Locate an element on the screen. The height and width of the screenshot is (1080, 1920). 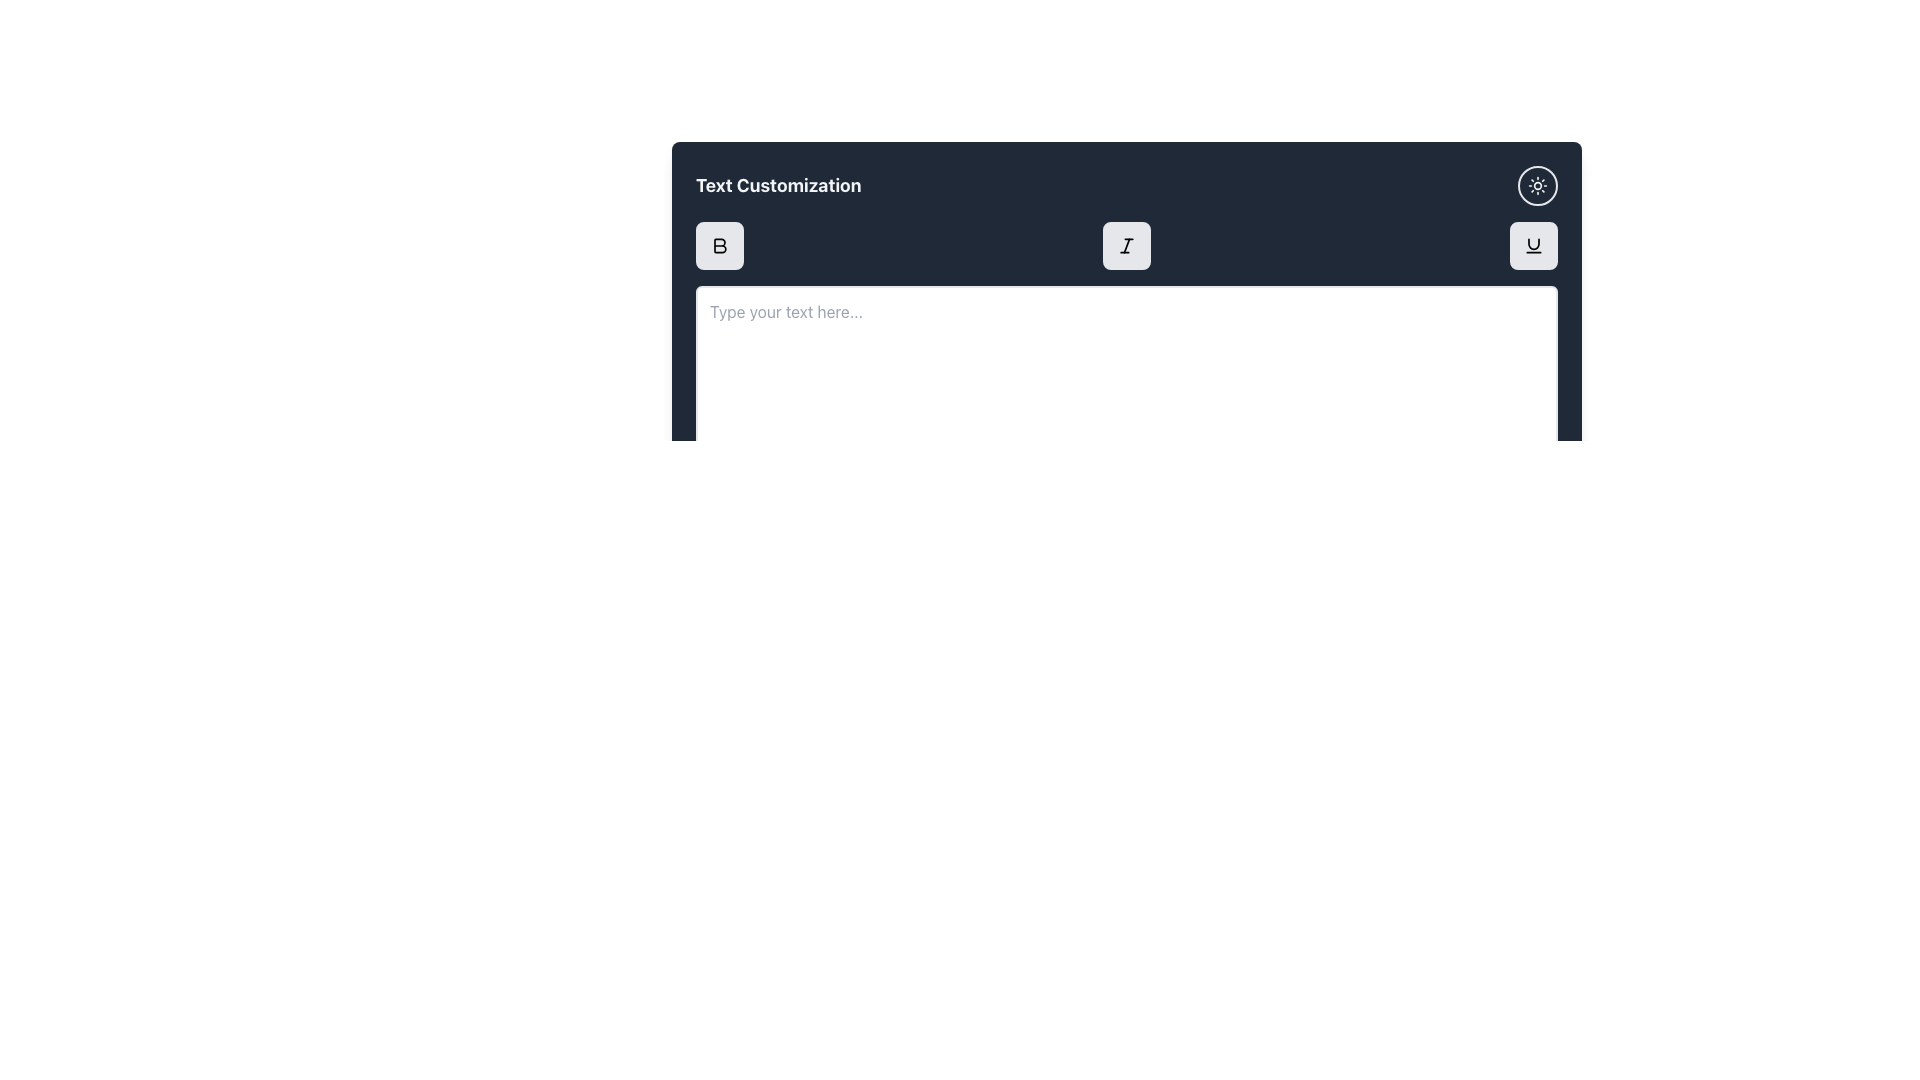
the bold text formatting button, which is the first button in a horizontal group within the toolbar is located at coordinates (720, 245).